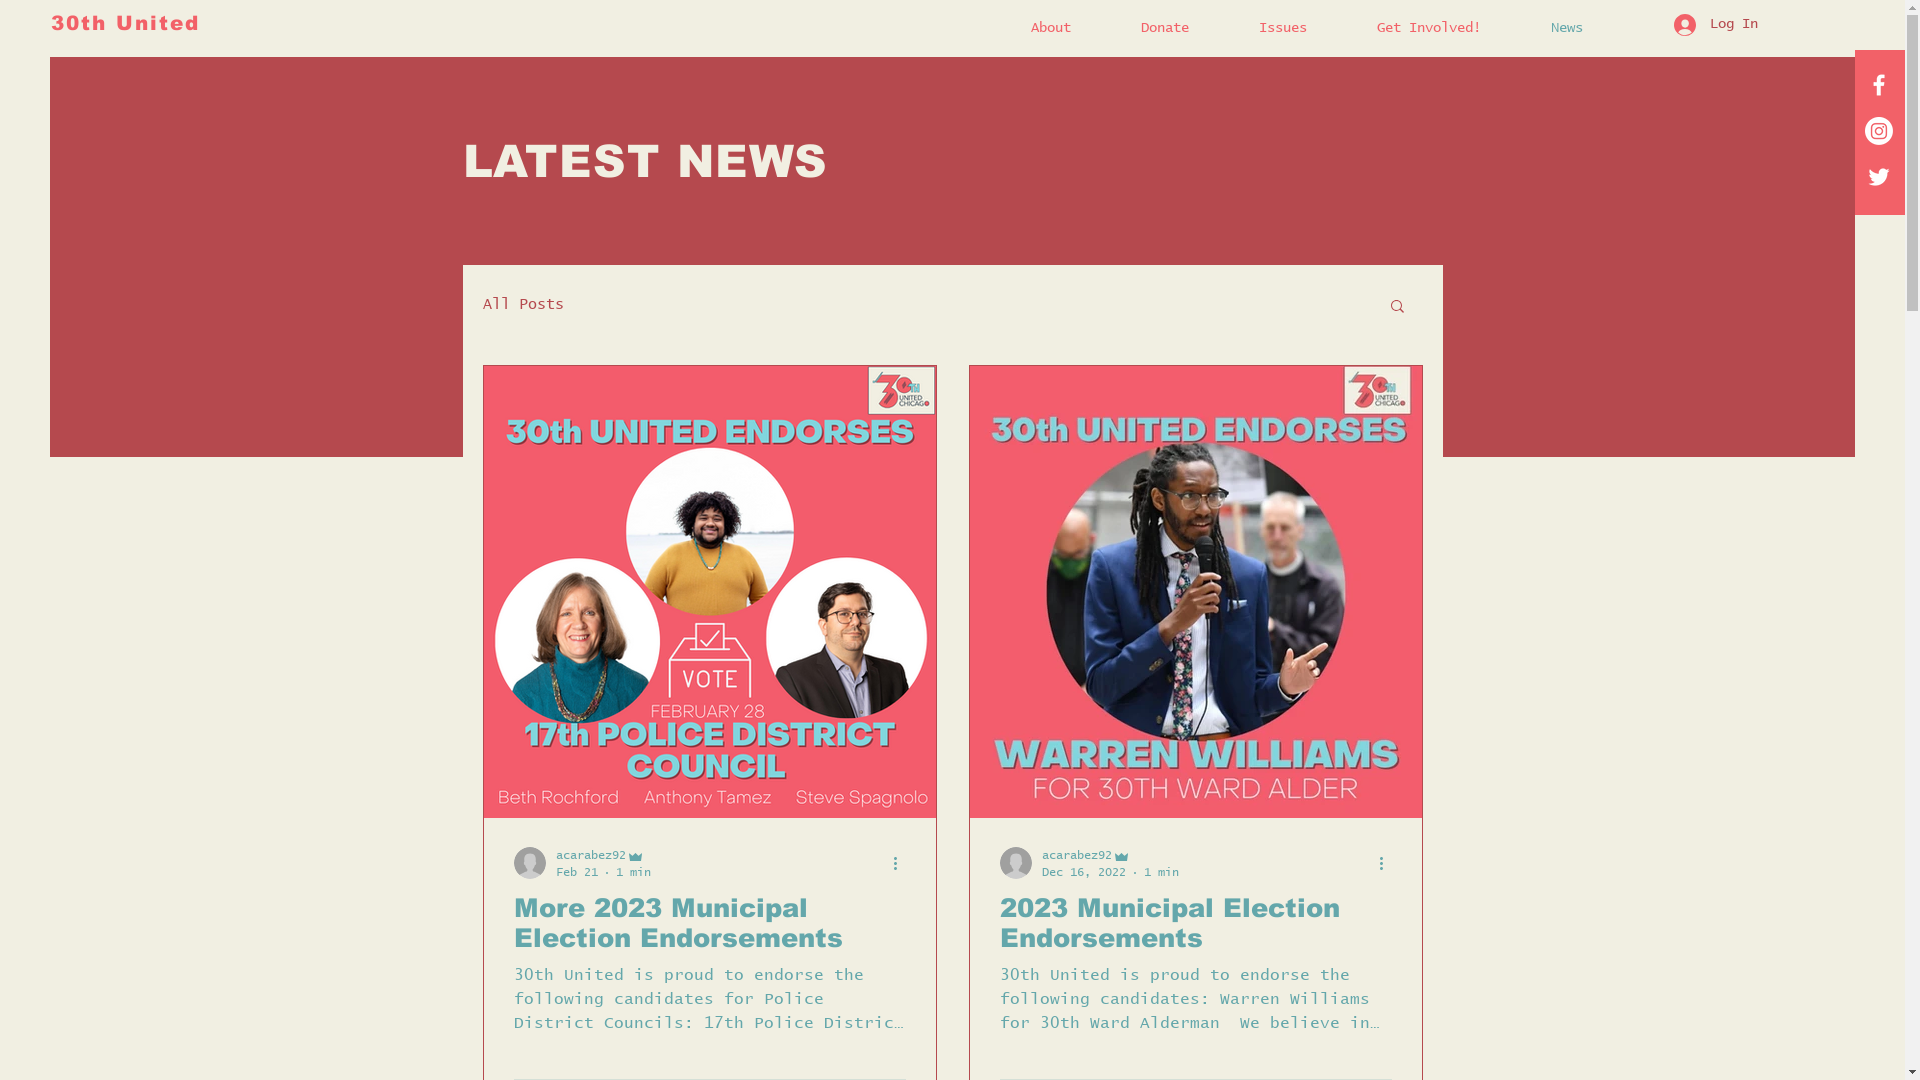 The width and height of the screenshot is (1920, 1080). Describe the element at coordinates (710, 922) in the screenshot. I see `'More 2023 Municipal Election Endorsements'` at that location.